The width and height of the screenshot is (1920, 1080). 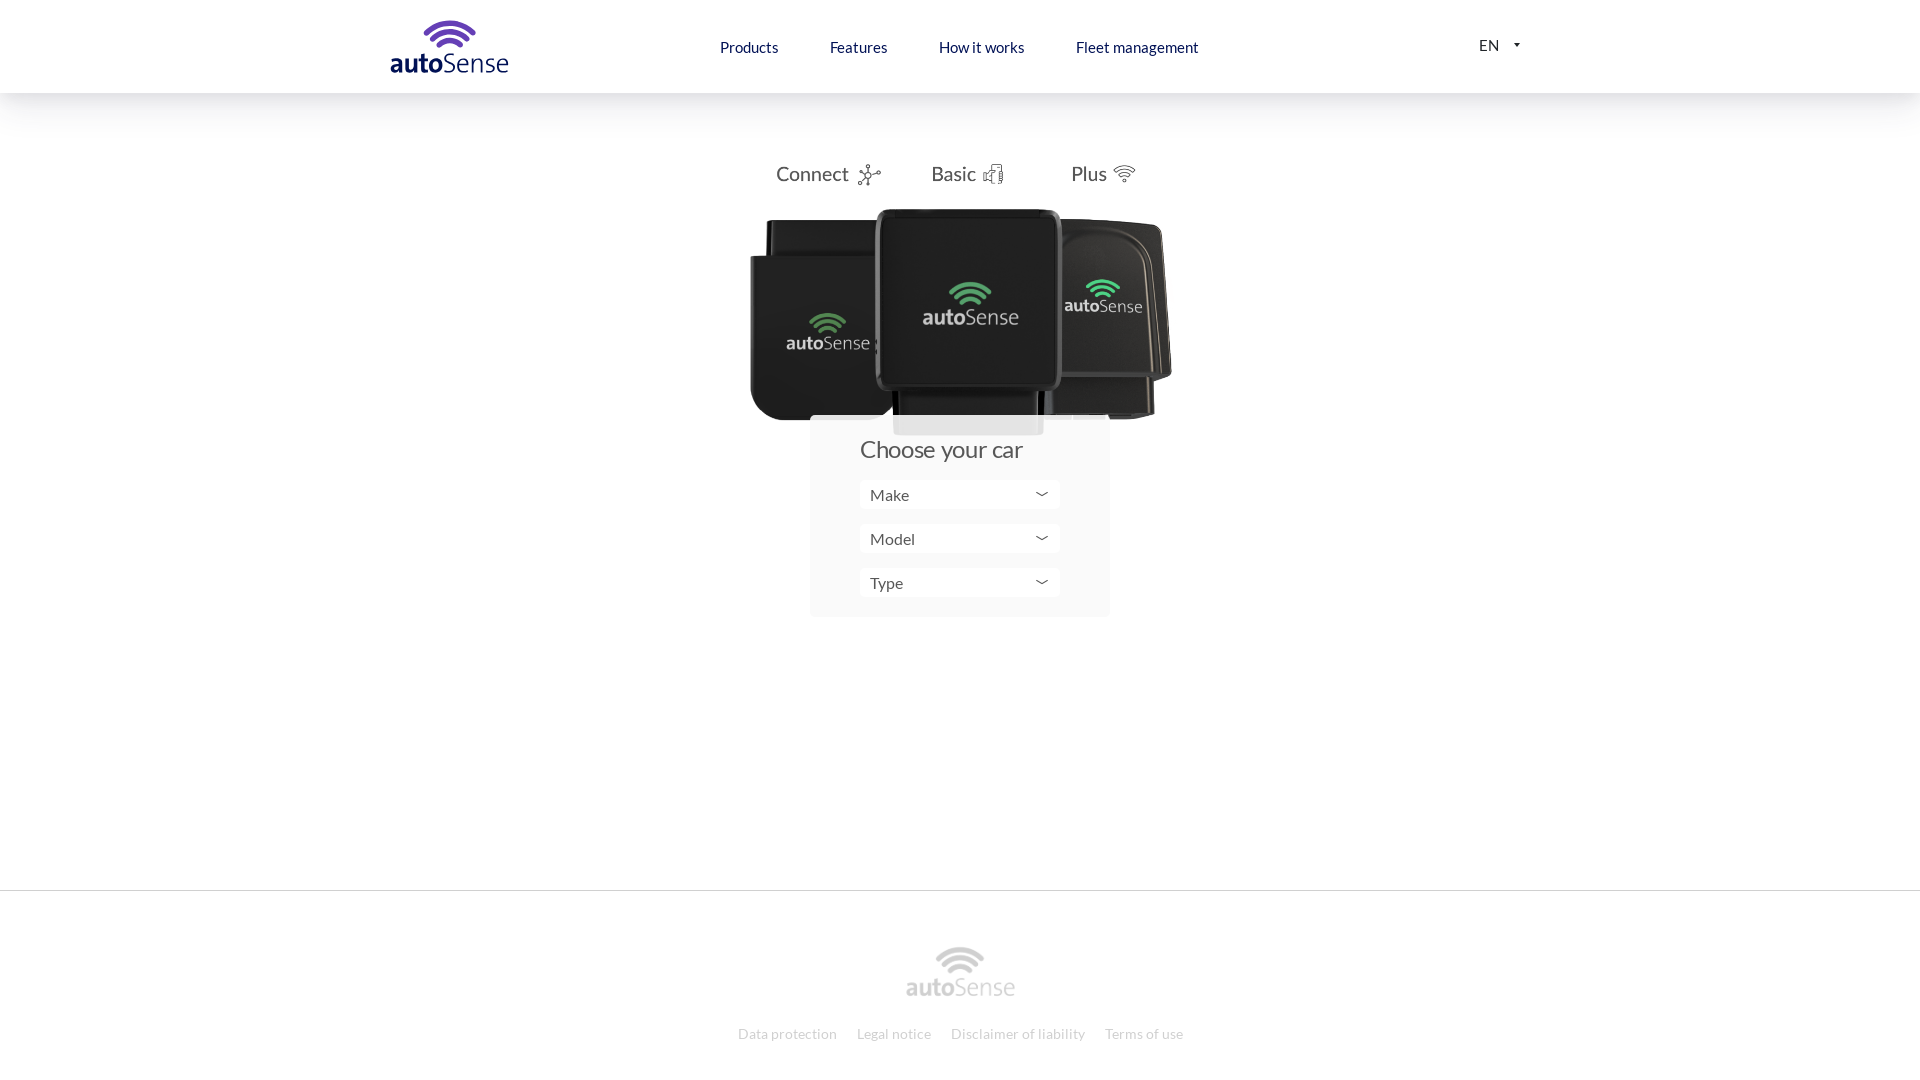 I want to click on 'Products', so click(x=748, y=46).